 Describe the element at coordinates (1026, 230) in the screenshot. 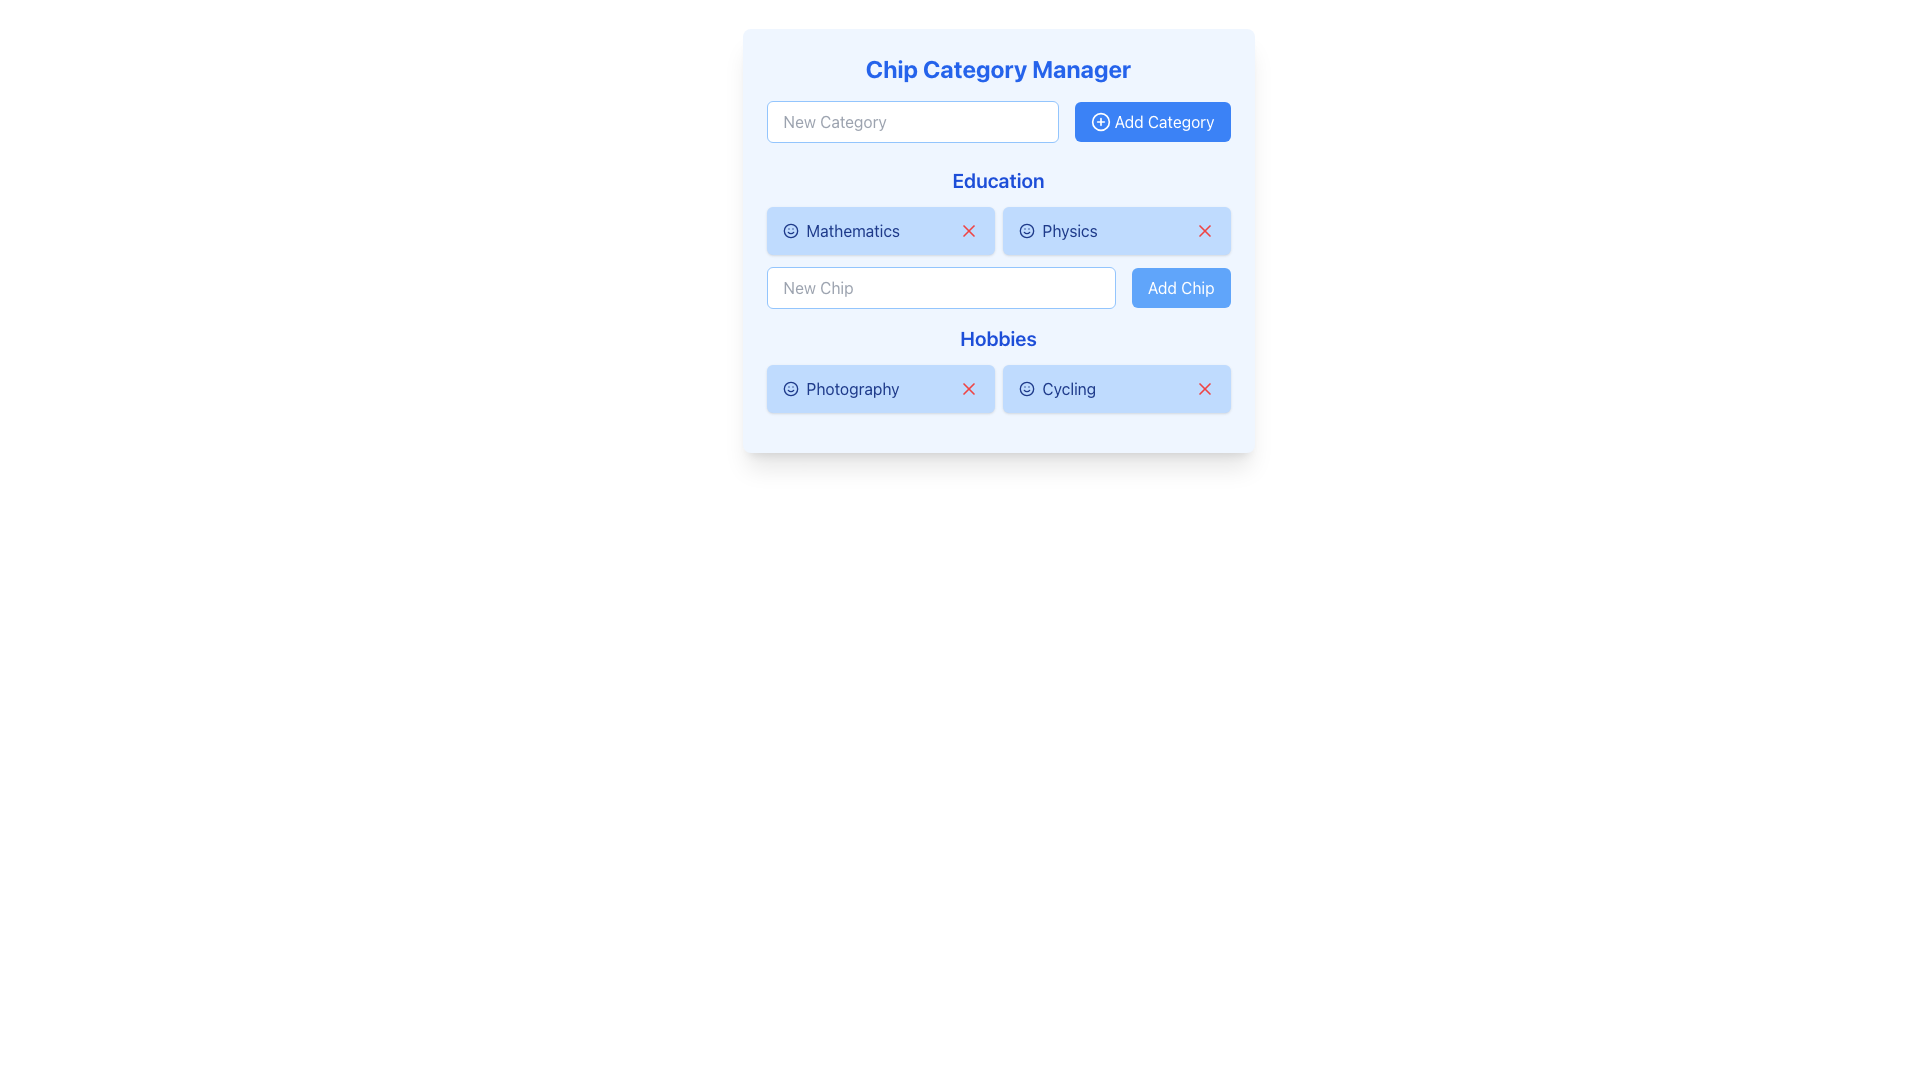

I see `the 'Physics' icon located at the leftmost part of the 'Physics' chip in the 'Education' section` at that location.